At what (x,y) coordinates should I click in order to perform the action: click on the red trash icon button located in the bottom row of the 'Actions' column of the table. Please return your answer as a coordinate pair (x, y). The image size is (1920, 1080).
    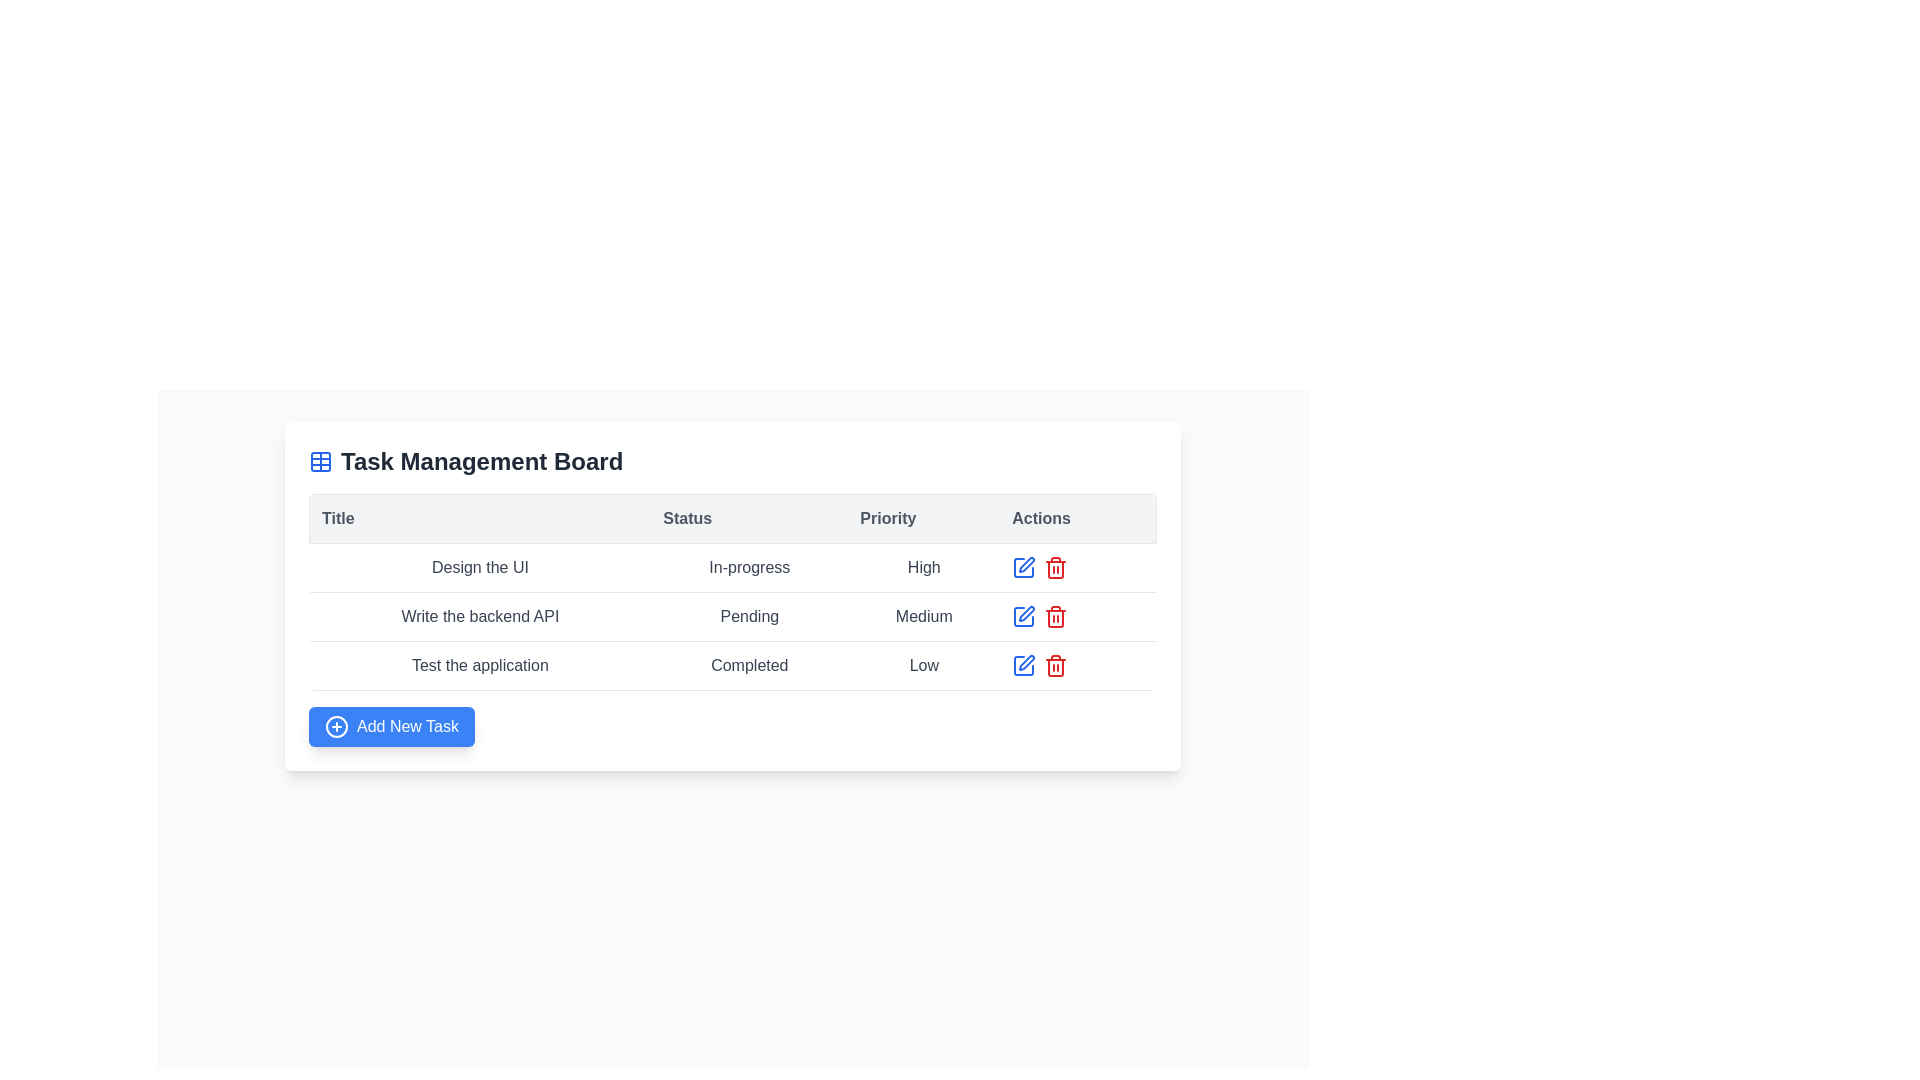
    Looking at the image, I should click on (1055, 666).